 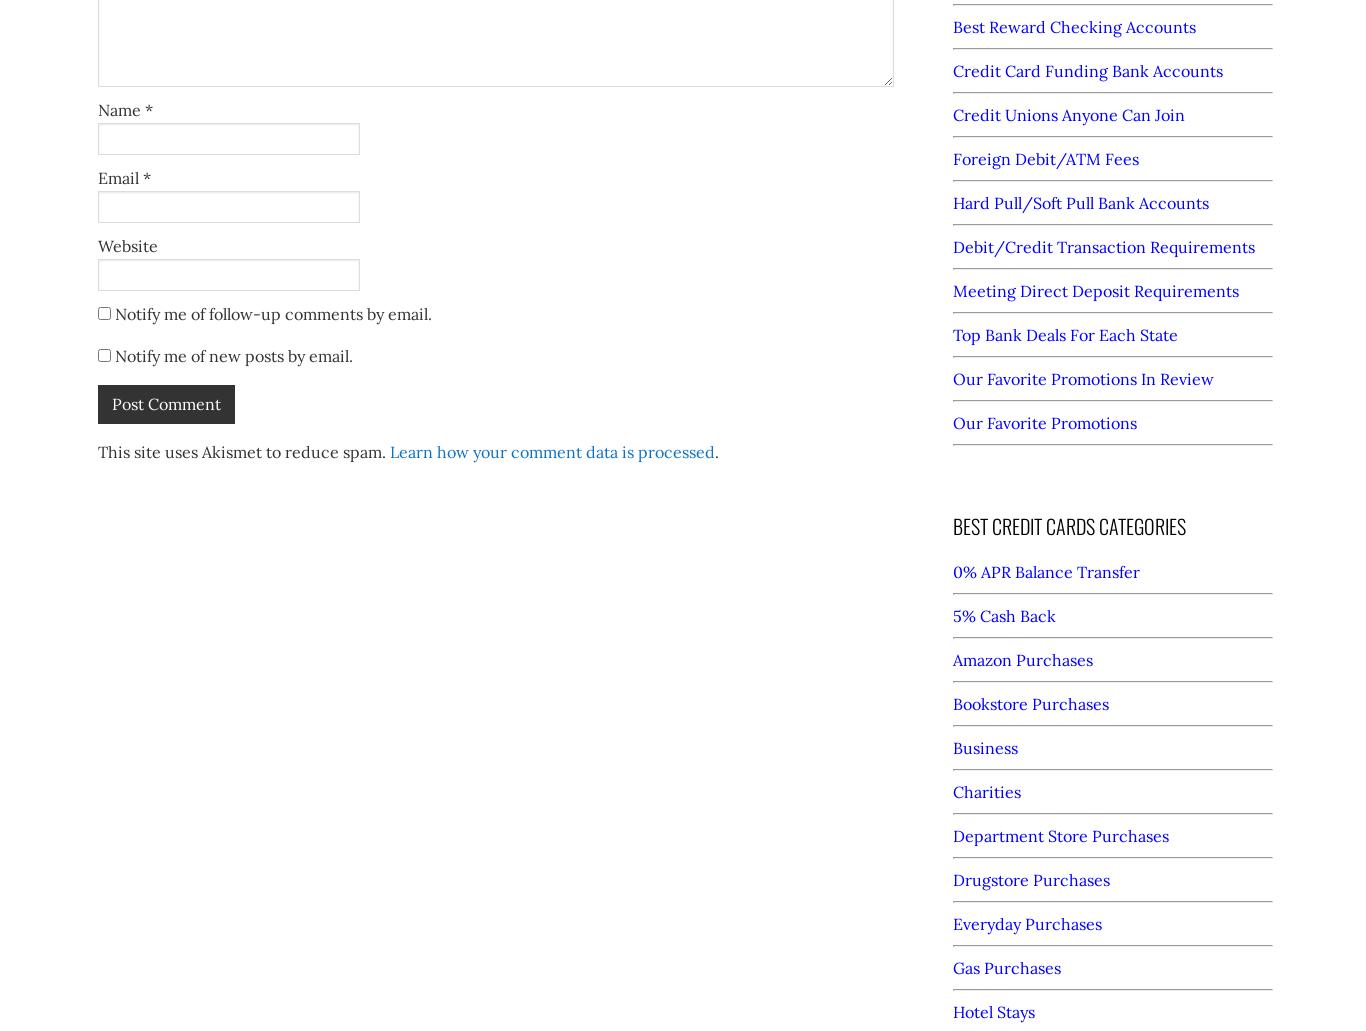 I want to click on 'Gas Purchases', so click(x=1007, y=967).